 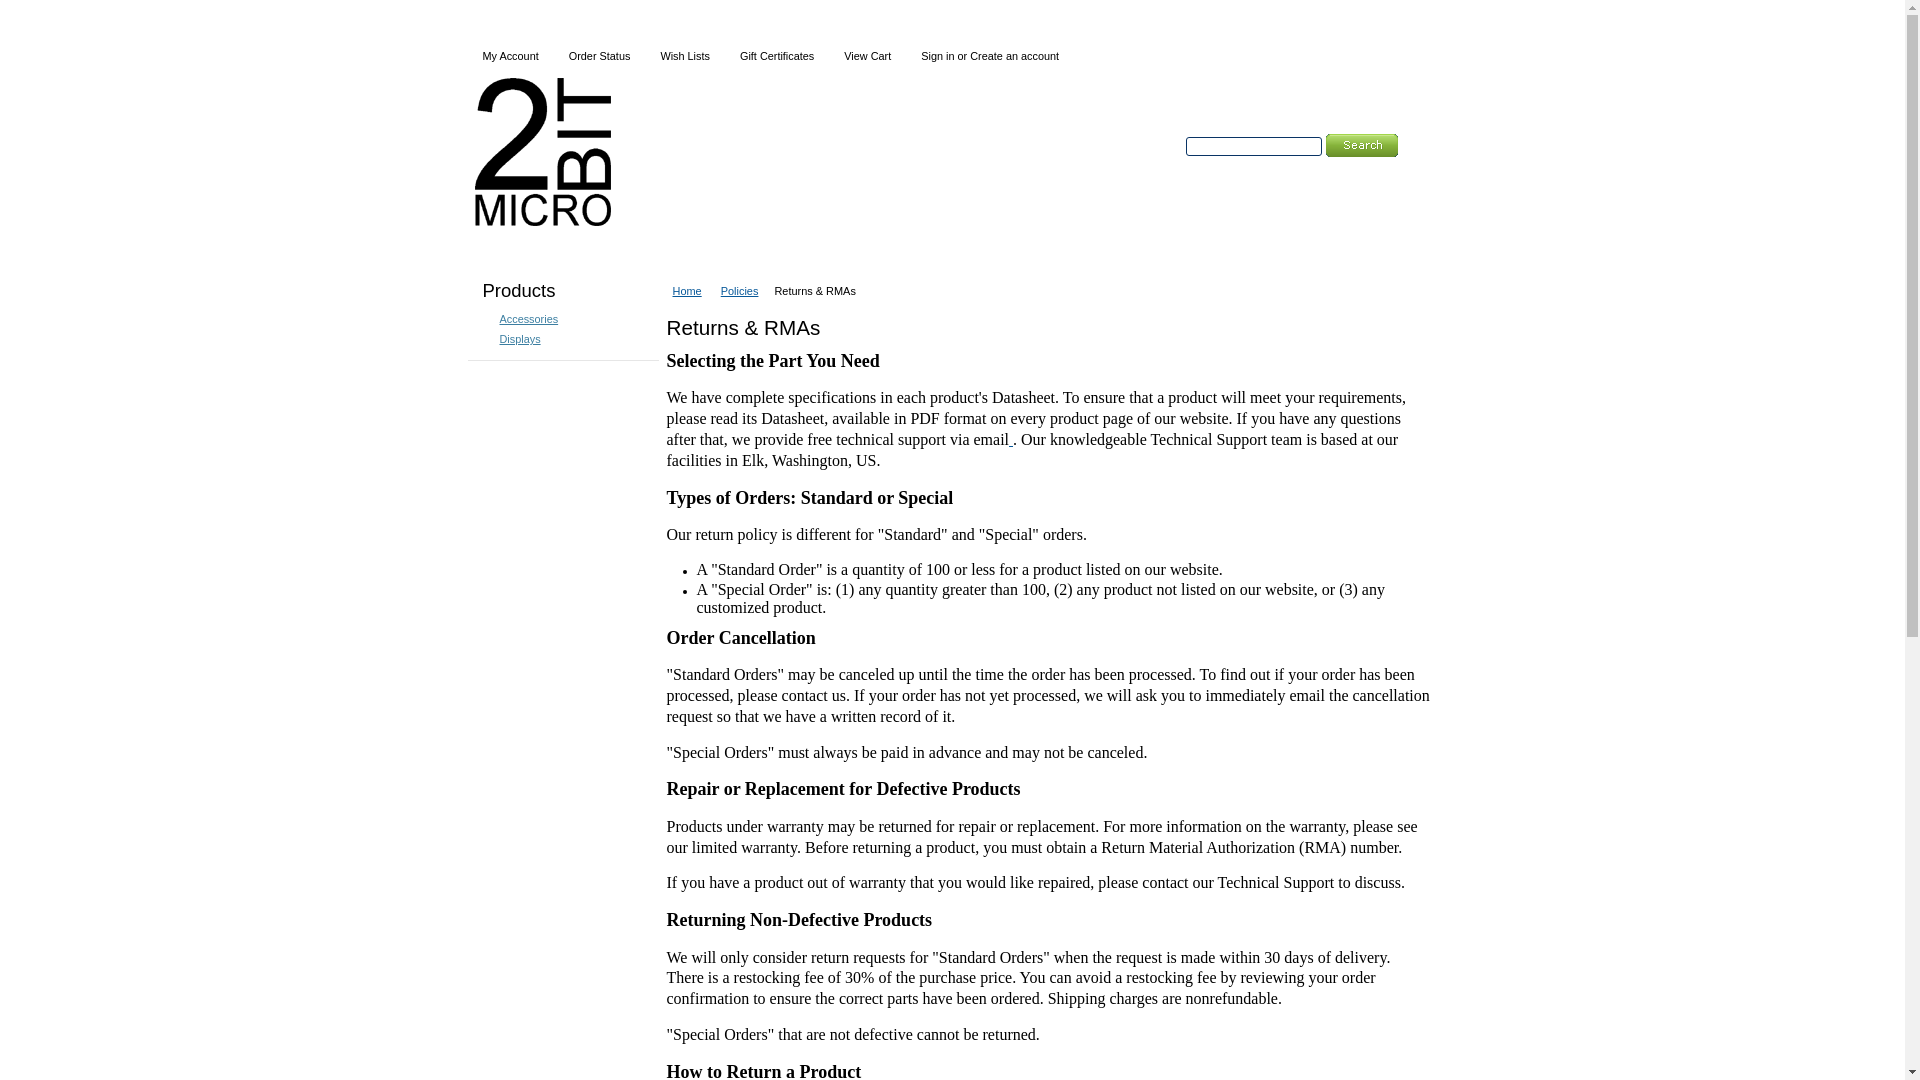 What do you see at coordinates (1014, 55) in the screenshot?
I see `'Create an account'` at bounding box center [1014, 55].